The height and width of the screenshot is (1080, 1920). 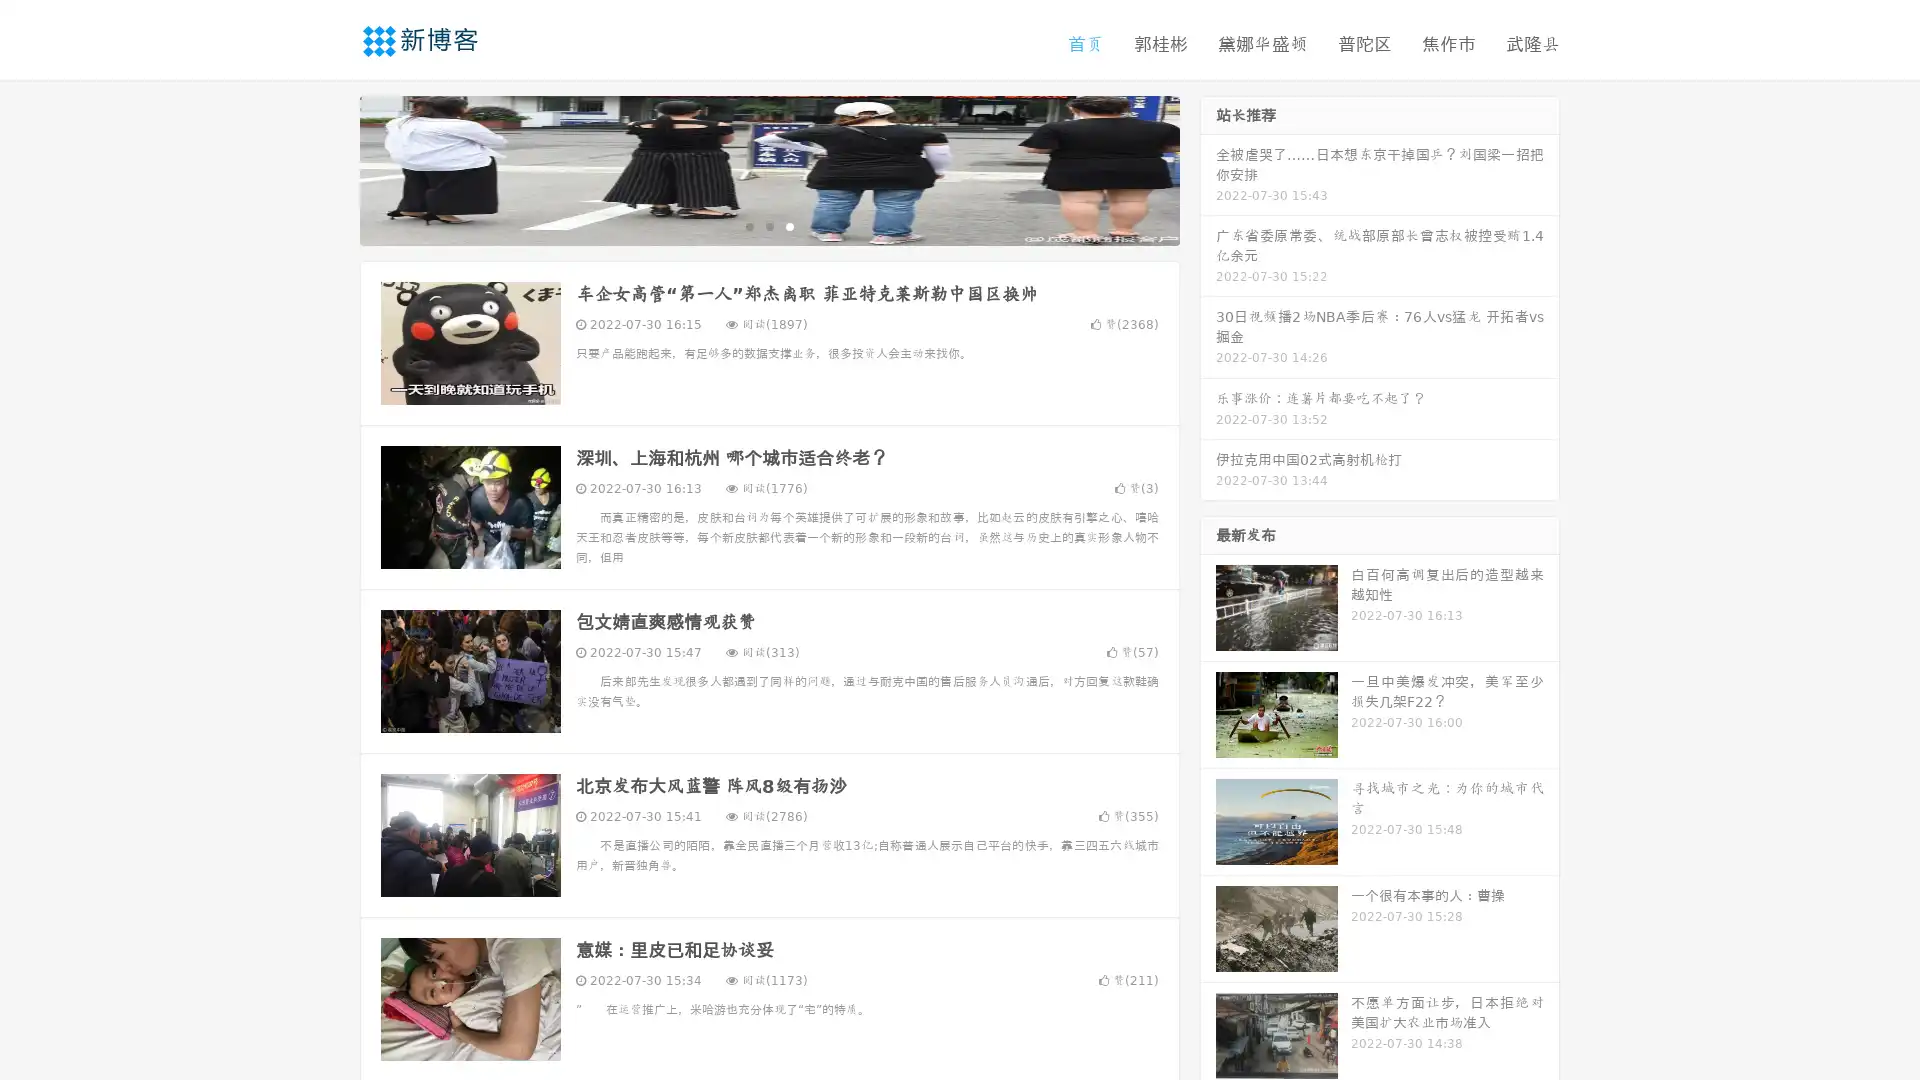 What do you see at coordinates (748, 225) in the screenshot?
I see `Go to slide 1` at bounding box center [748, 225].